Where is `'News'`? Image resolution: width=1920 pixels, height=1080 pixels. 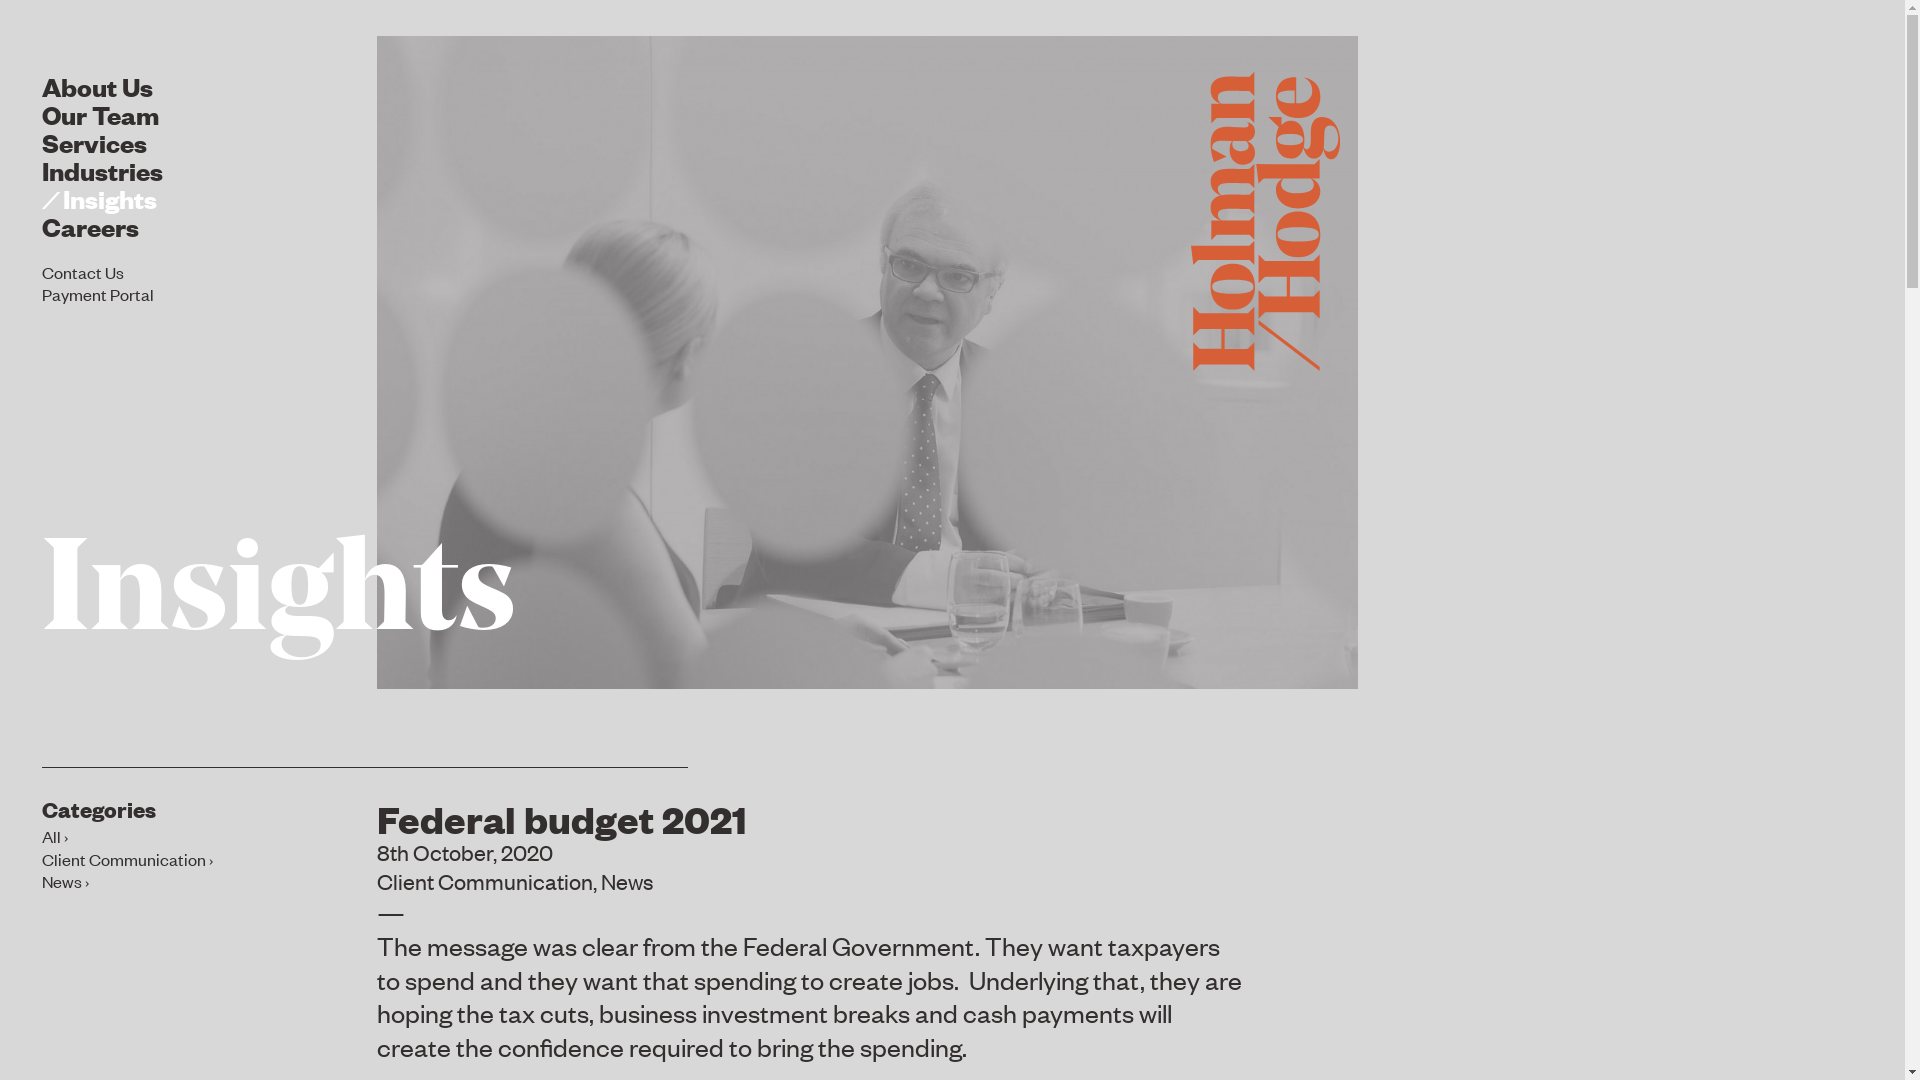
'News' is located at coordinates (65, 879).